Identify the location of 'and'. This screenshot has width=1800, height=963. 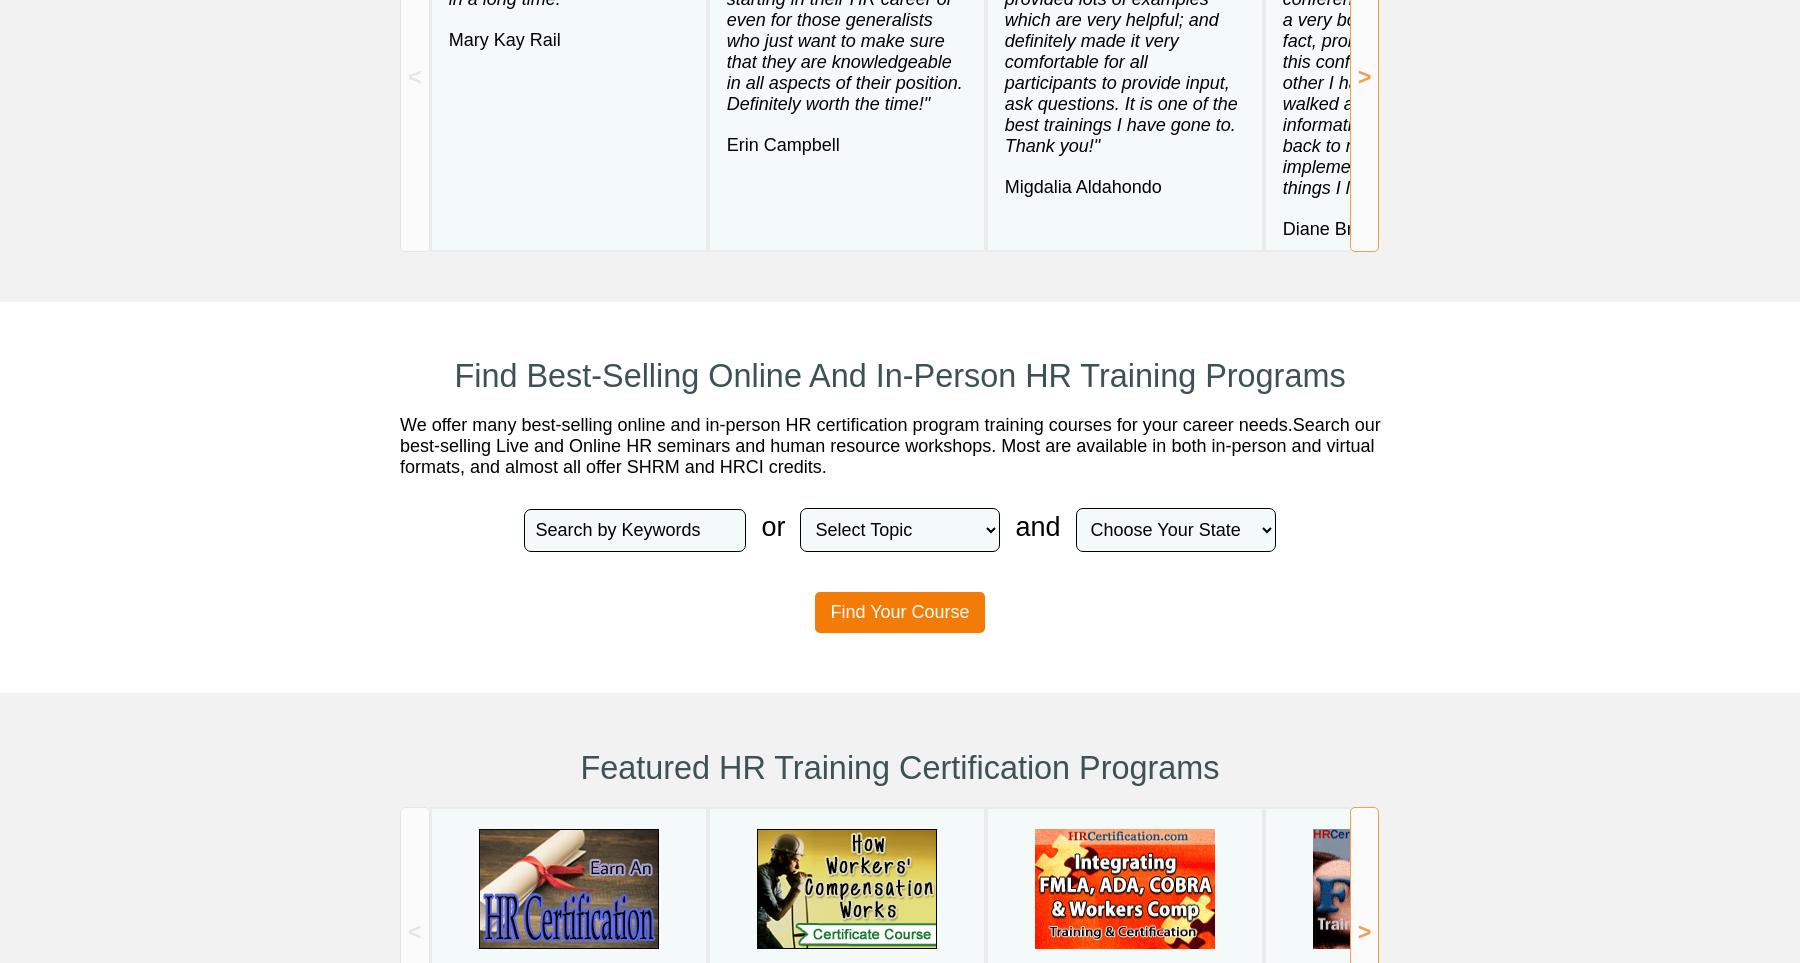
(1037, 525).